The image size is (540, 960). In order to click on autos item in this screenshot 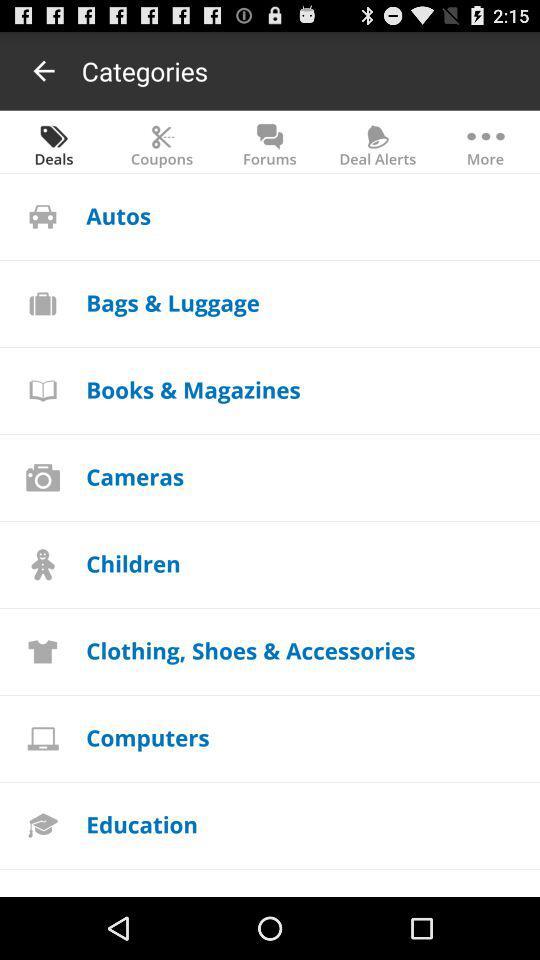, I will do `click(118, 215)`.